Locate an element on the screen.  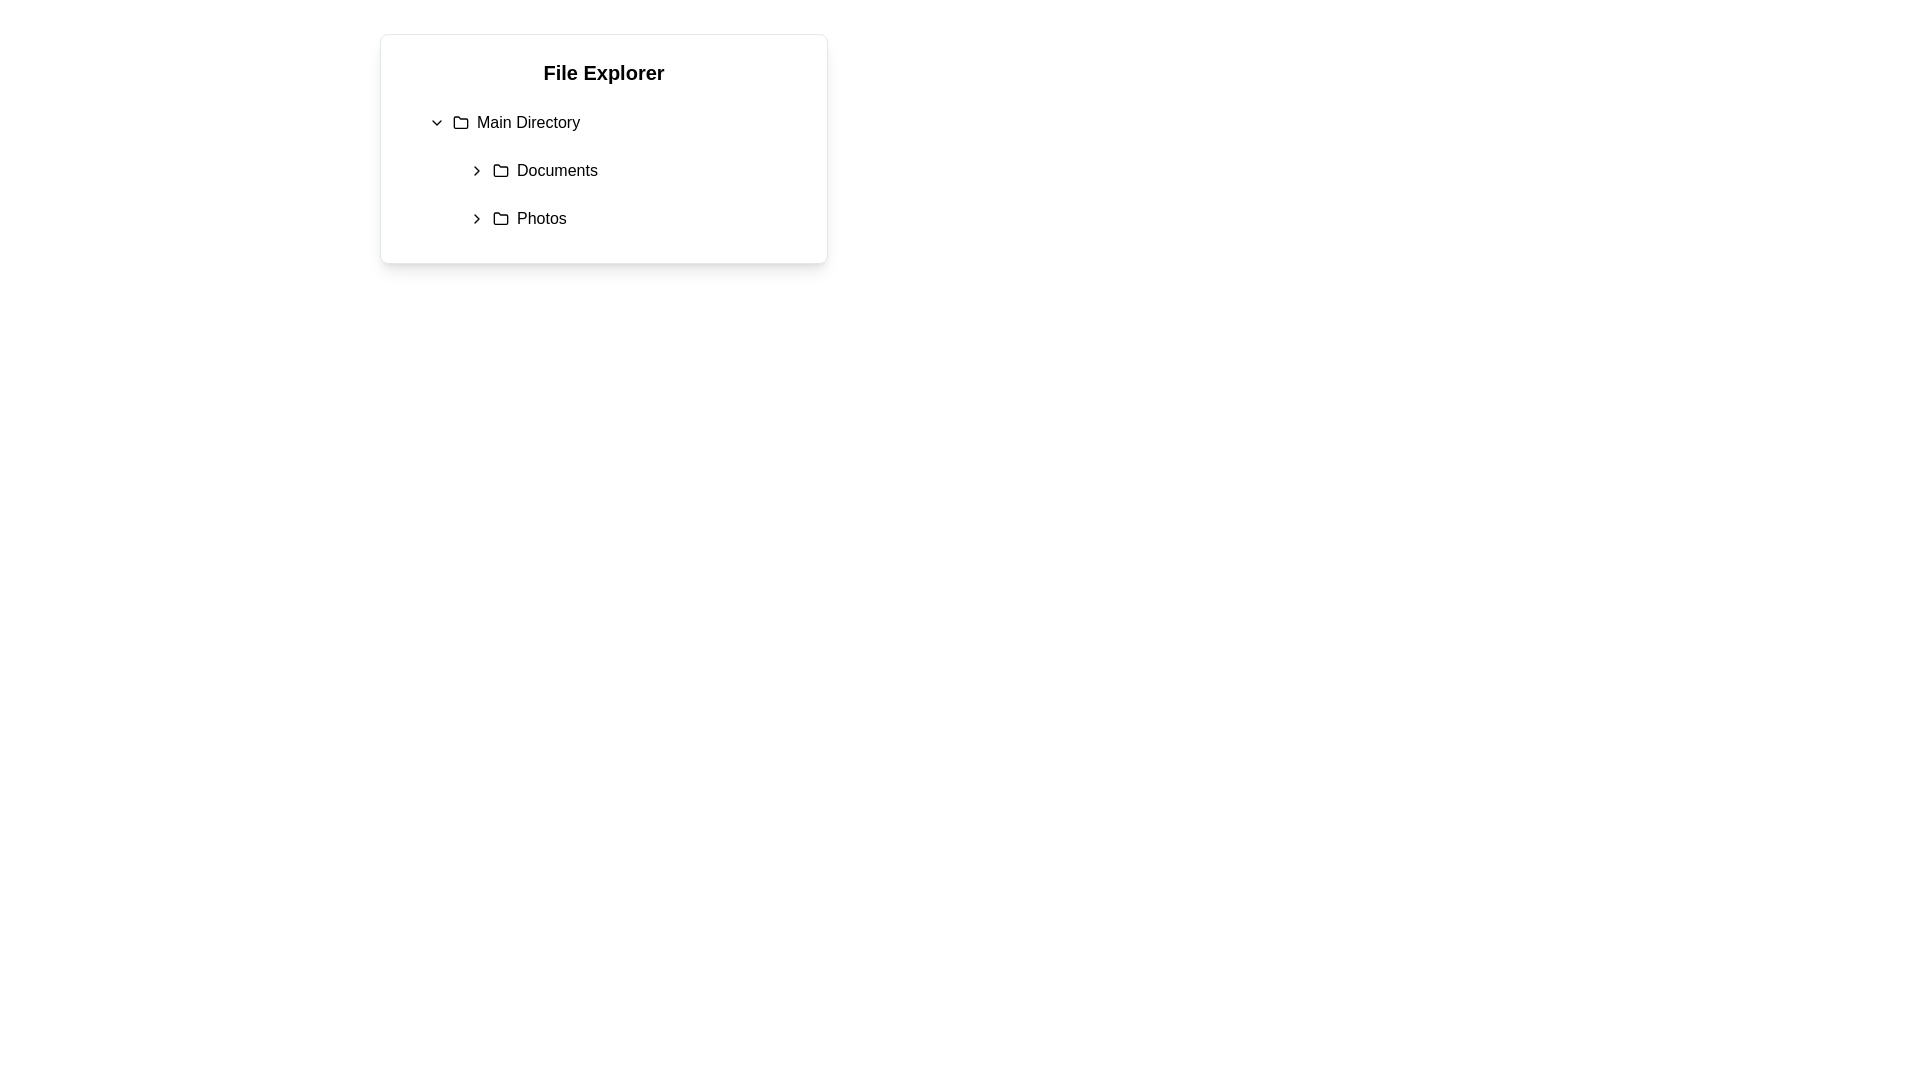
the Title/Heading element at the top of the file management interface, which indicates the current context or application section is located at coordinates (603, 72).